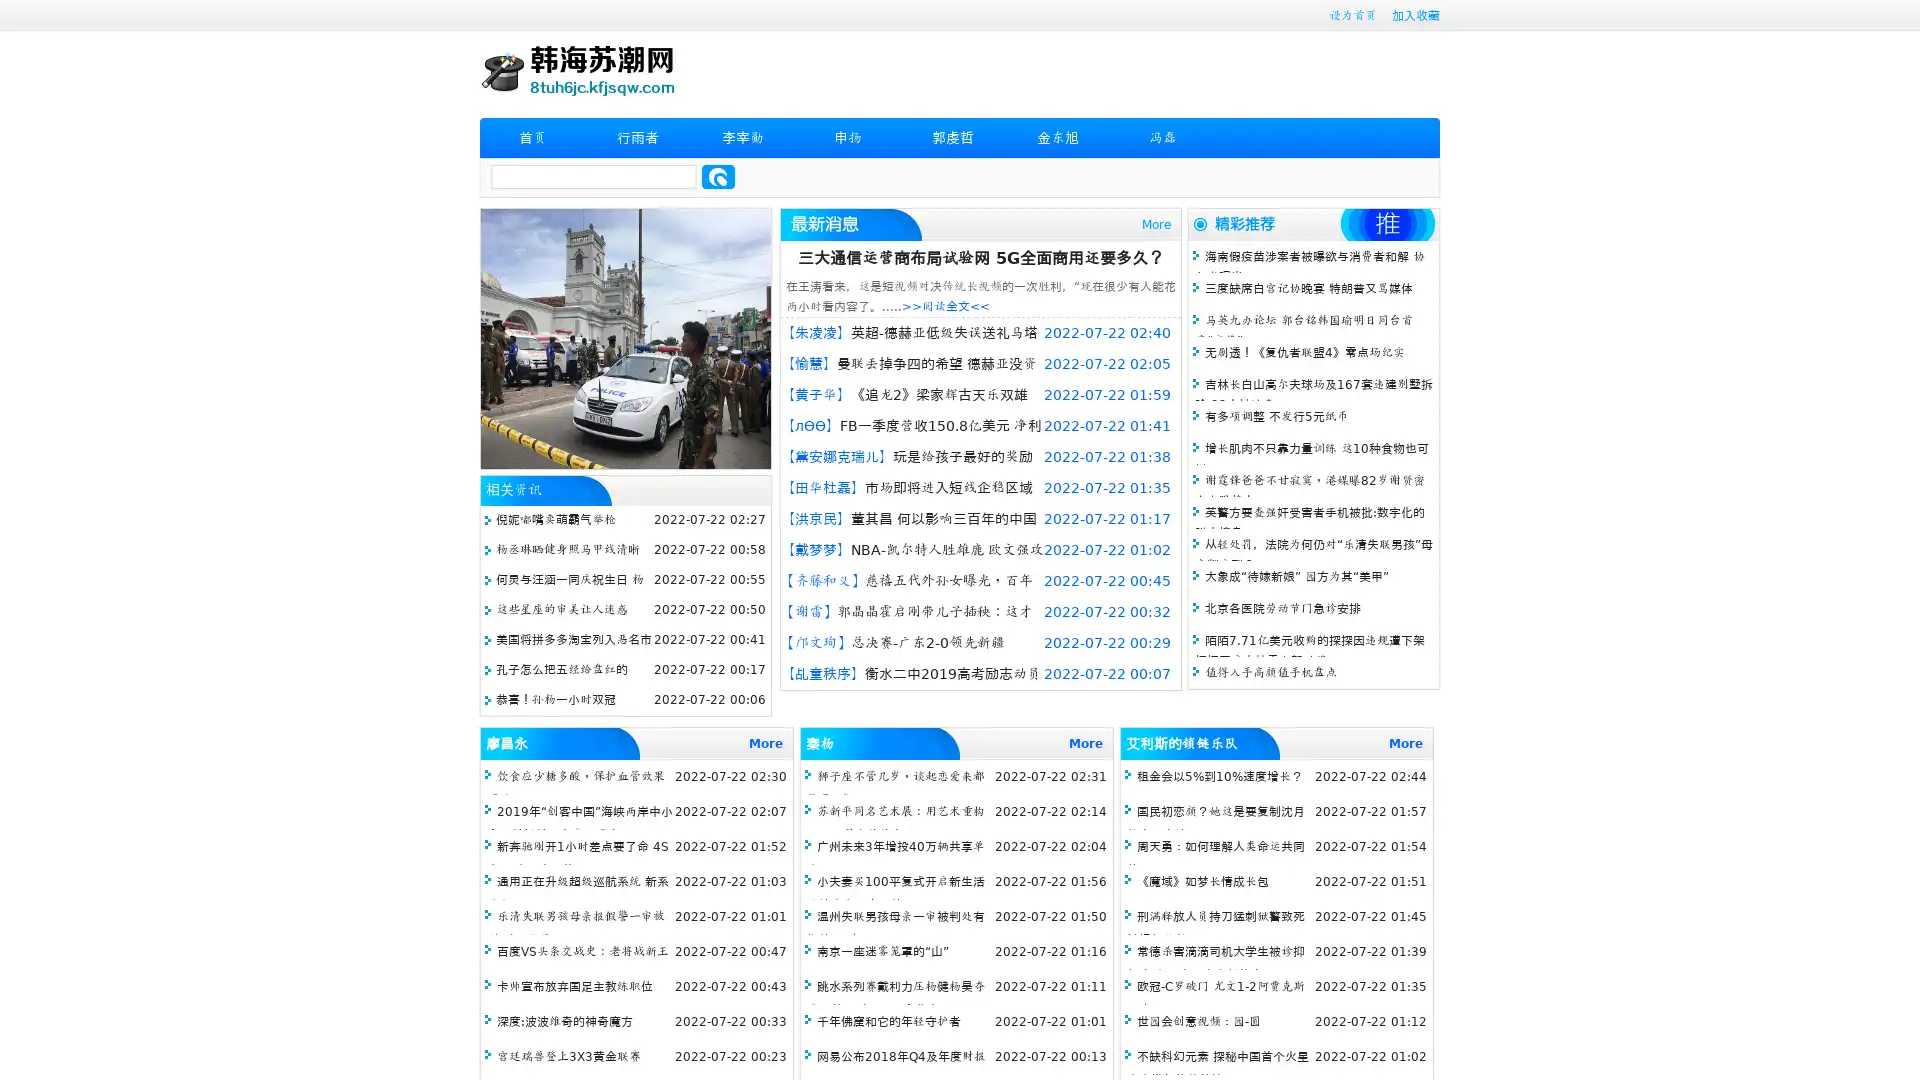 The image size is (1920, 1080). I want to click on Search, so click(718, 176).